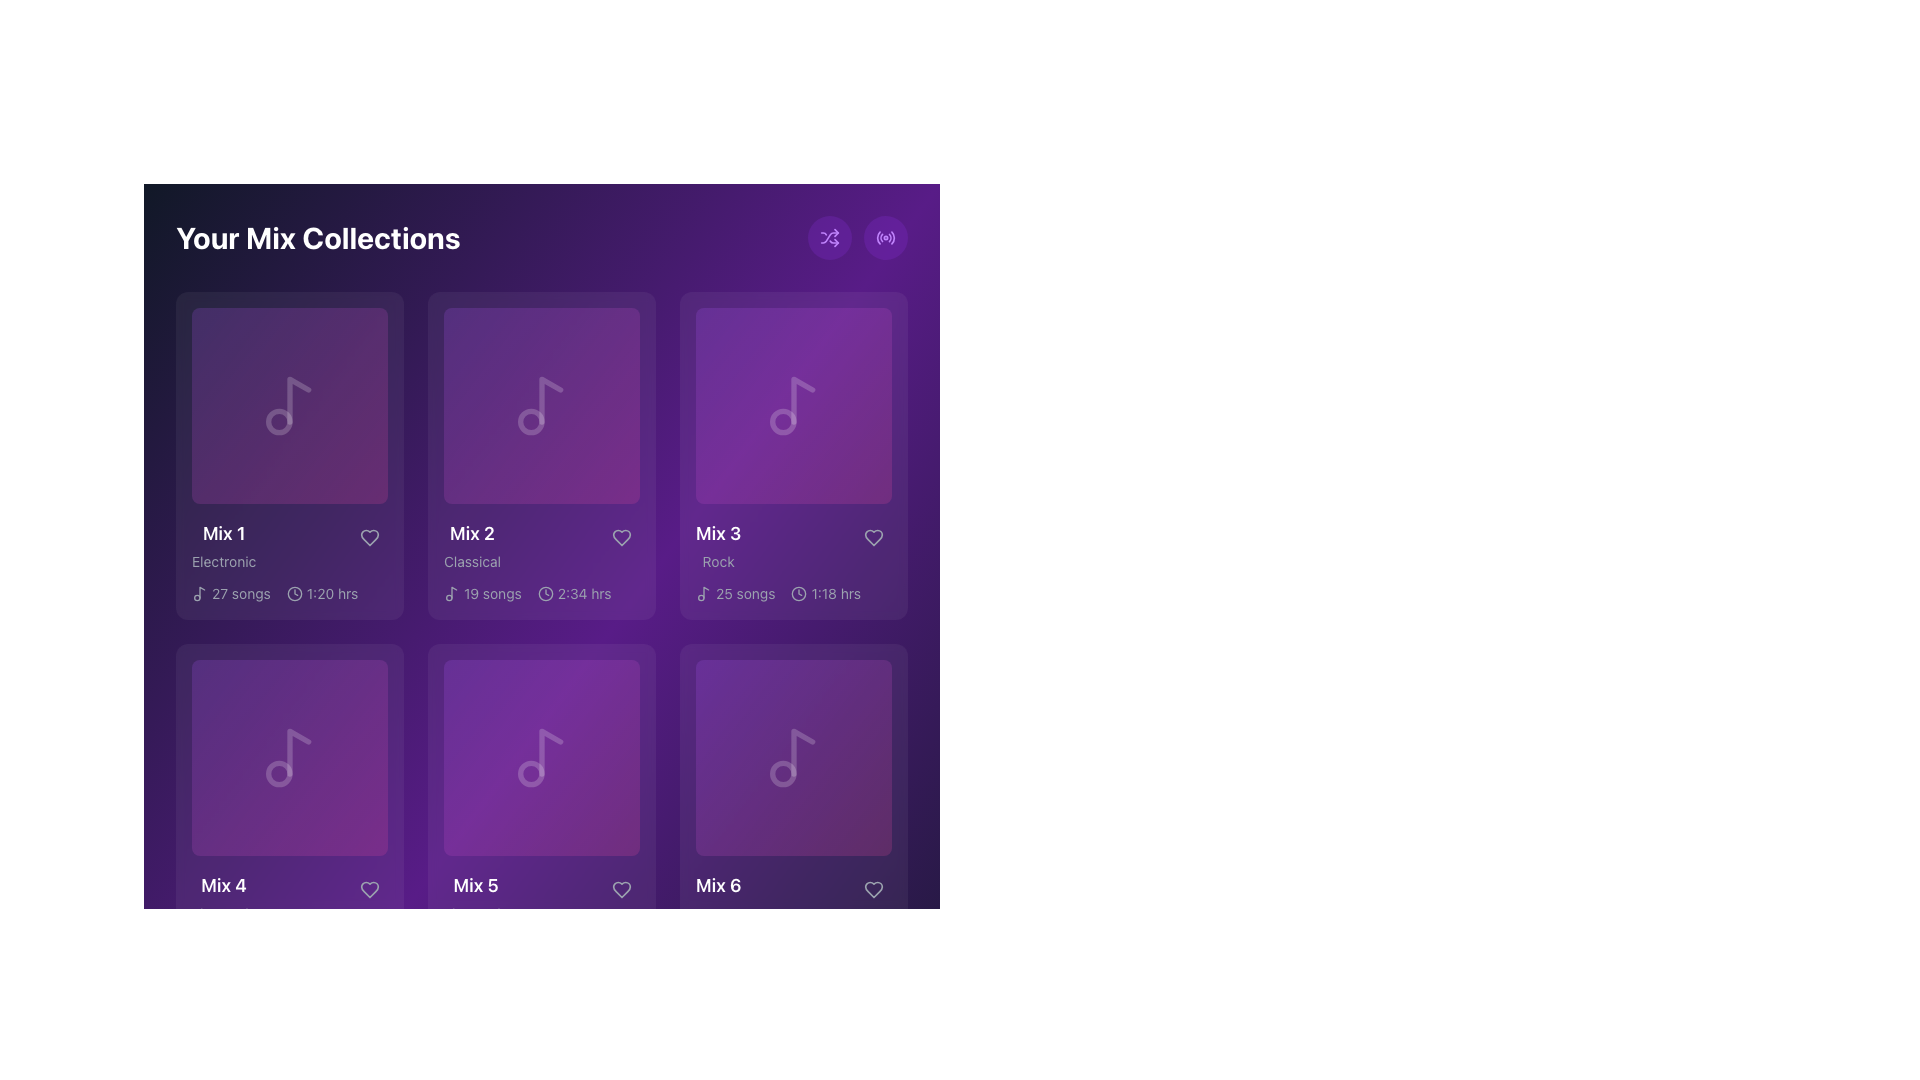 The image size is (1920, 1080). Describe the element at coordinates (826, 593) in the screenshot. I see `the text element indicating the total duration of the mix labeled 'Mix 3', which is located in the third item of a grid layout, below '25 songs' and adjacent to the clock icon` at that location.